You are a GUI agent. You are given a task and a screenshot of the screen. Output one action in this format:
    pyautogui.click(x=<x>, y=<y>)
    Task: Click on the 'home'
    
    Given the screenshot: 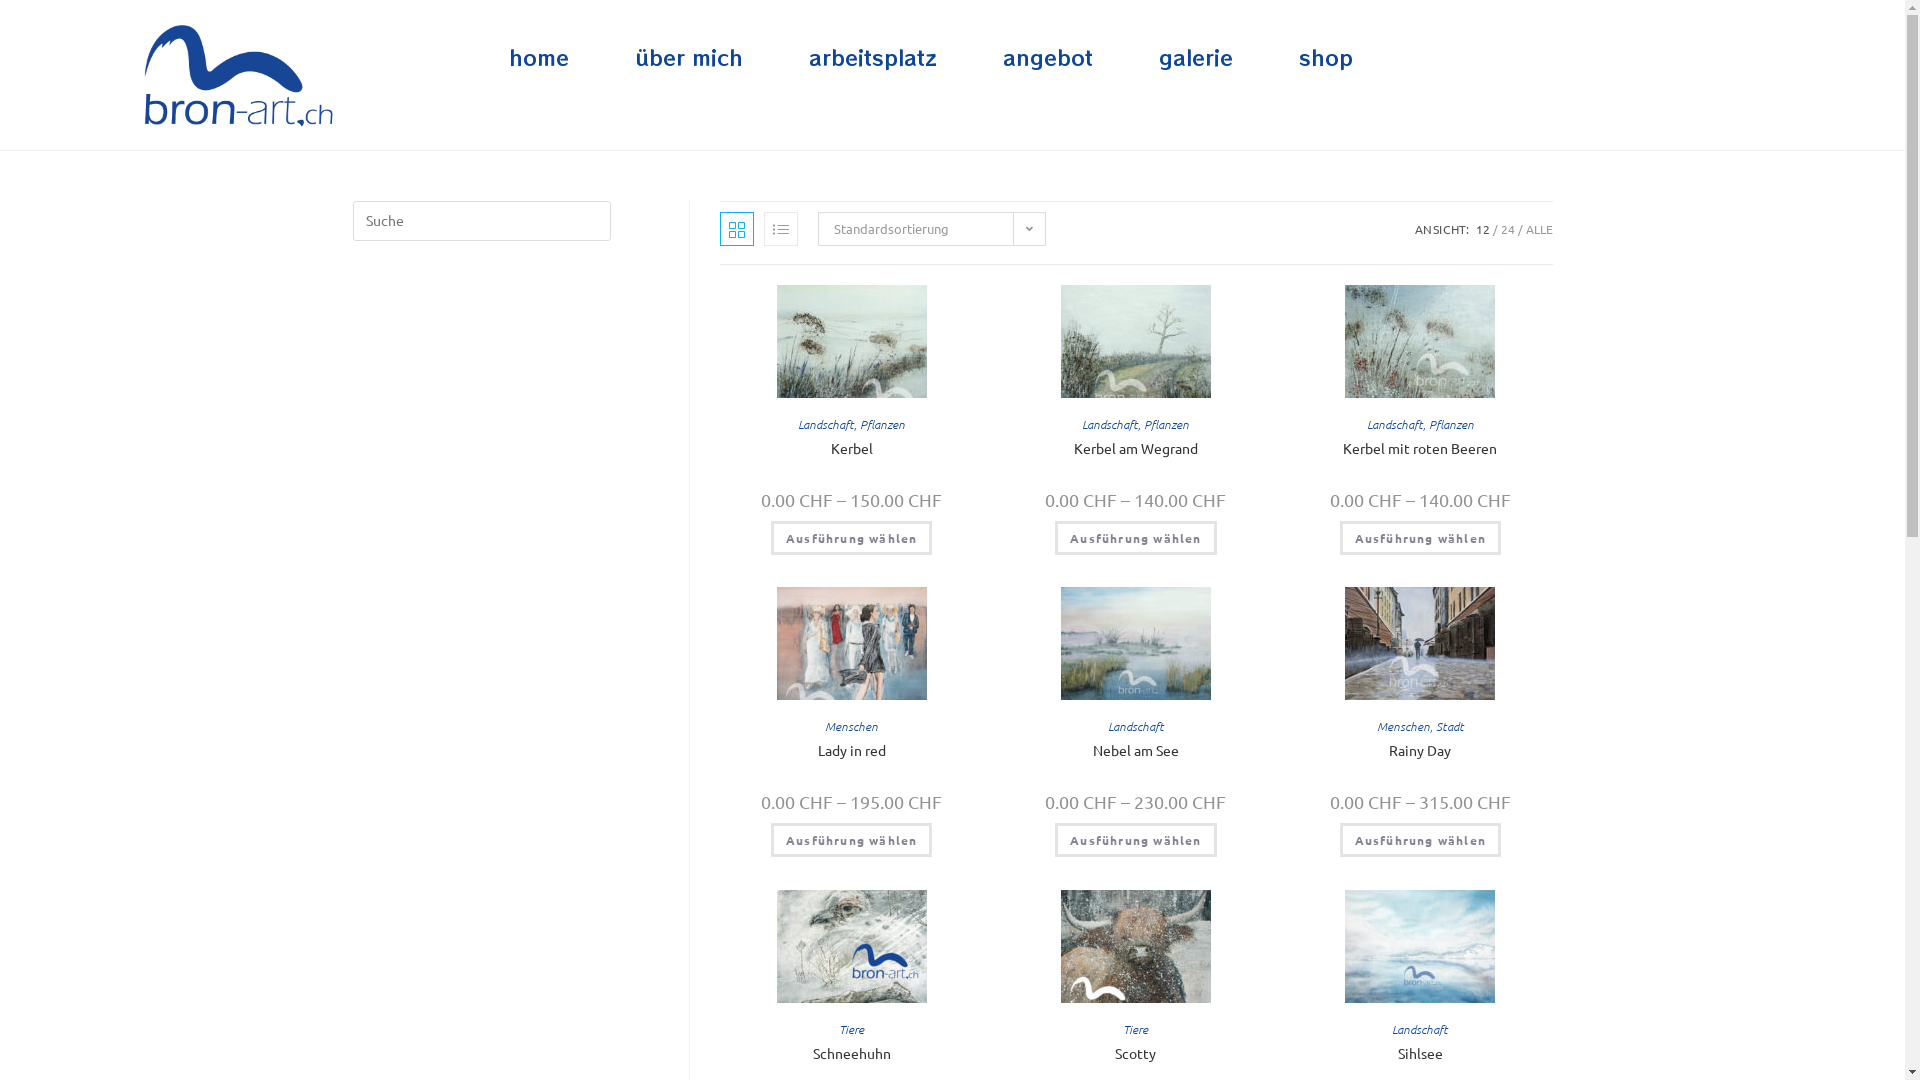 What is the action you would take?
    pyautogui.click(x=538, y=56)
    